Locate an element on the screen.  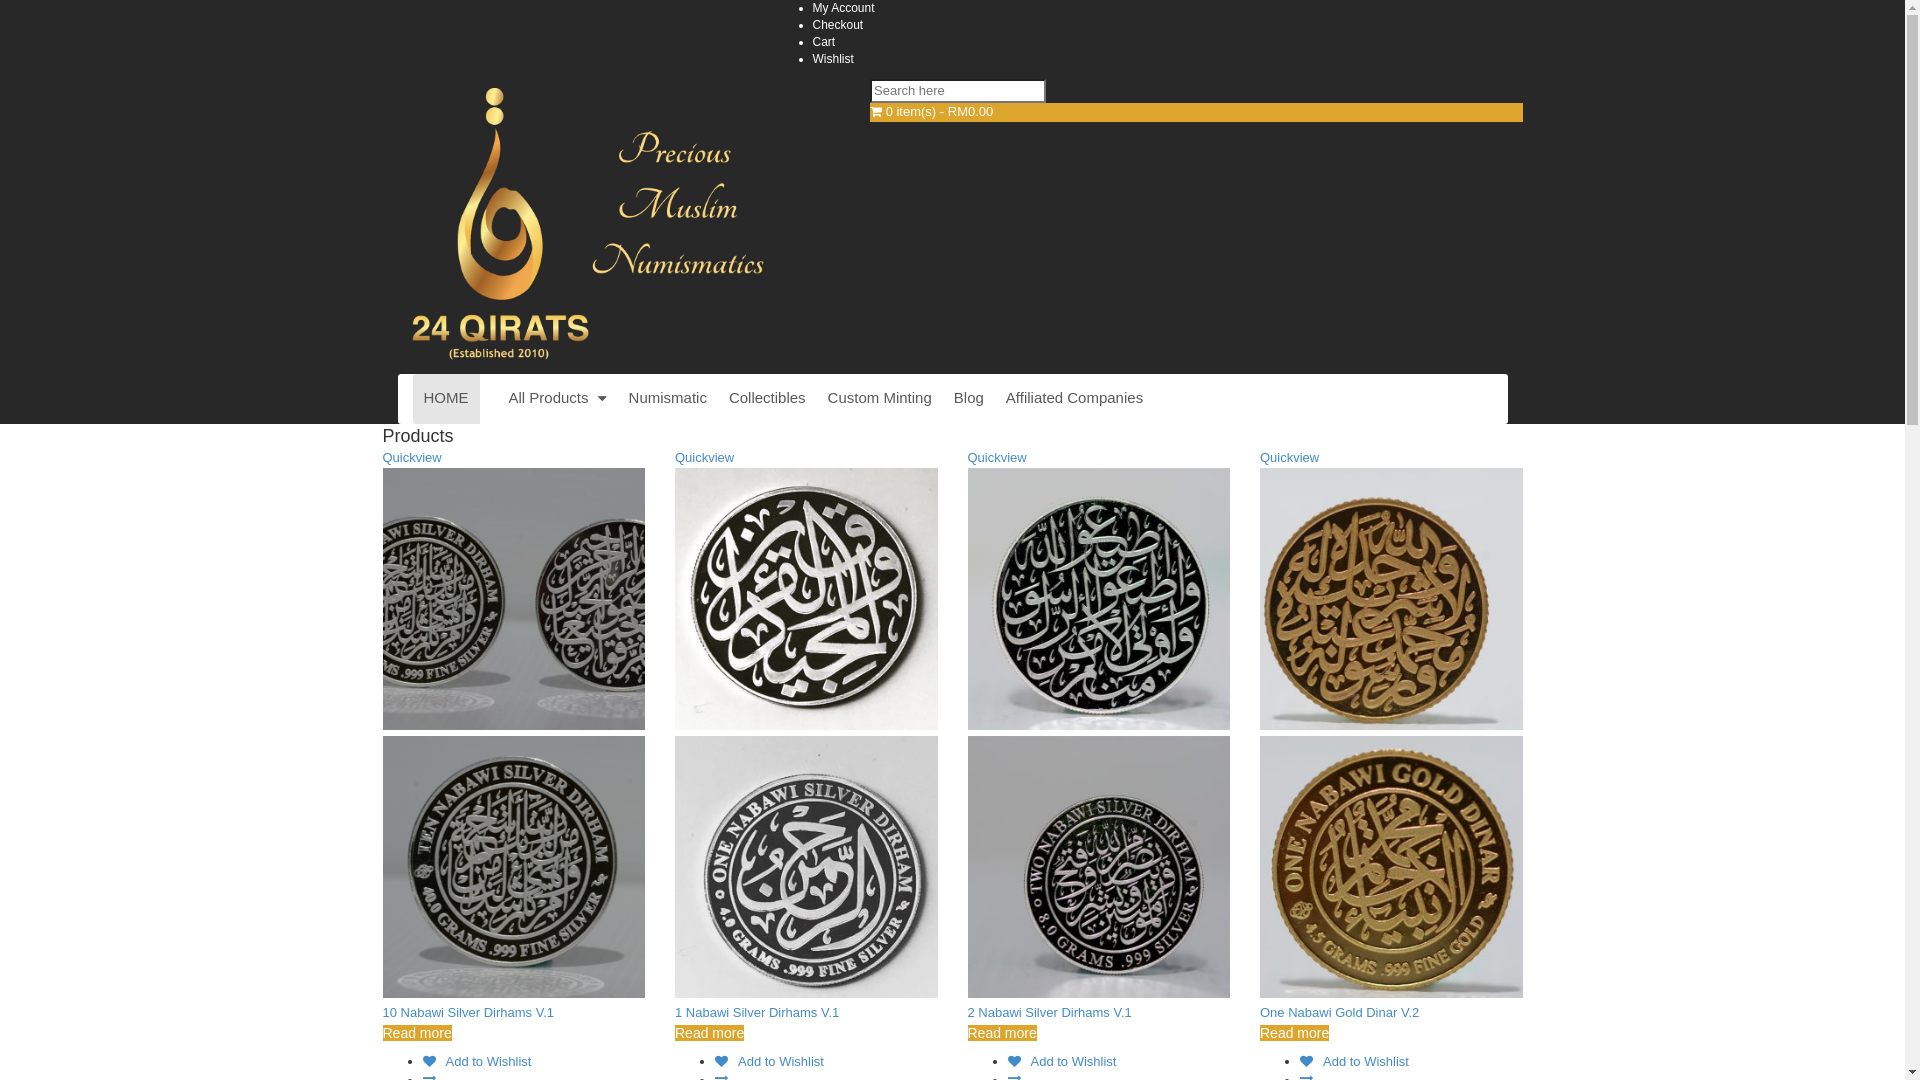
'HOME' is located at coordinates (444, 398).